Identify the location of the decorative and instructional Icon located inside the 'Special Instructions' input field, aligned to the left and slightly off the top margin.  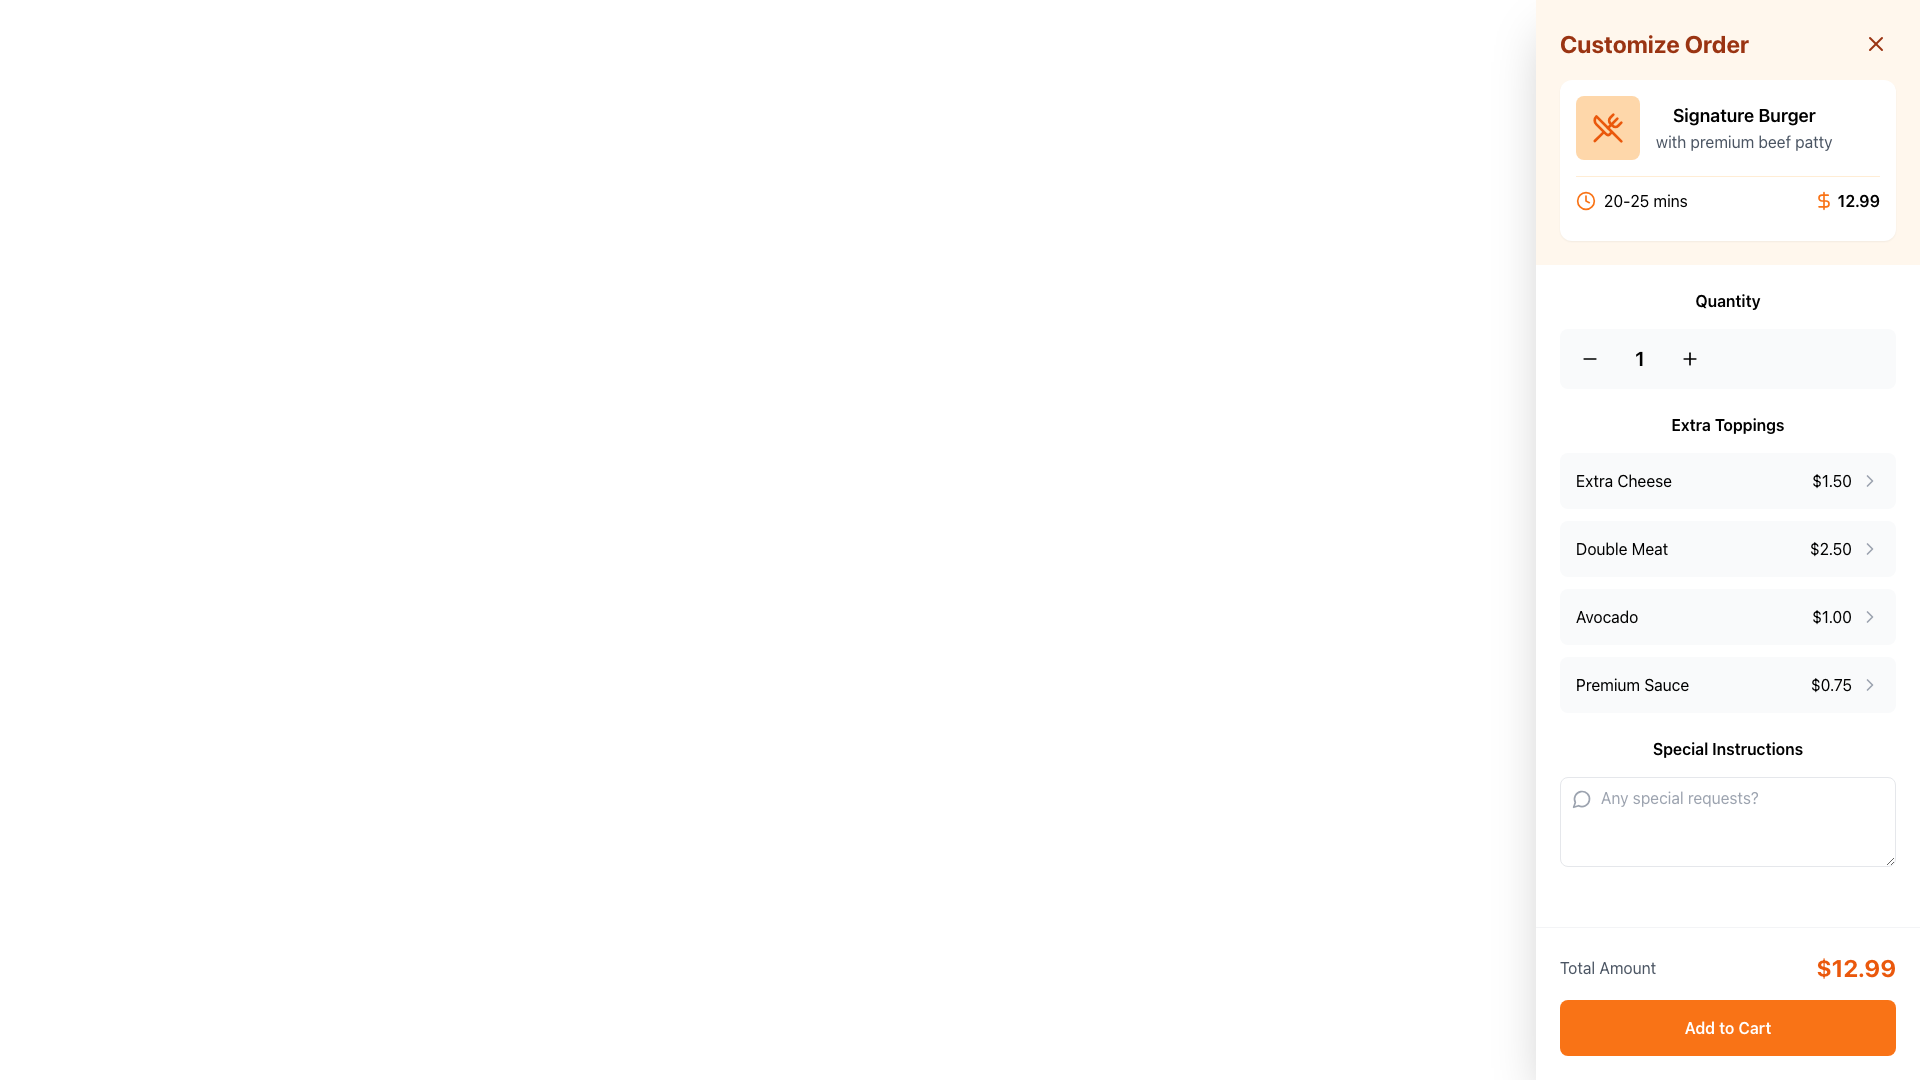
(1581, 797).